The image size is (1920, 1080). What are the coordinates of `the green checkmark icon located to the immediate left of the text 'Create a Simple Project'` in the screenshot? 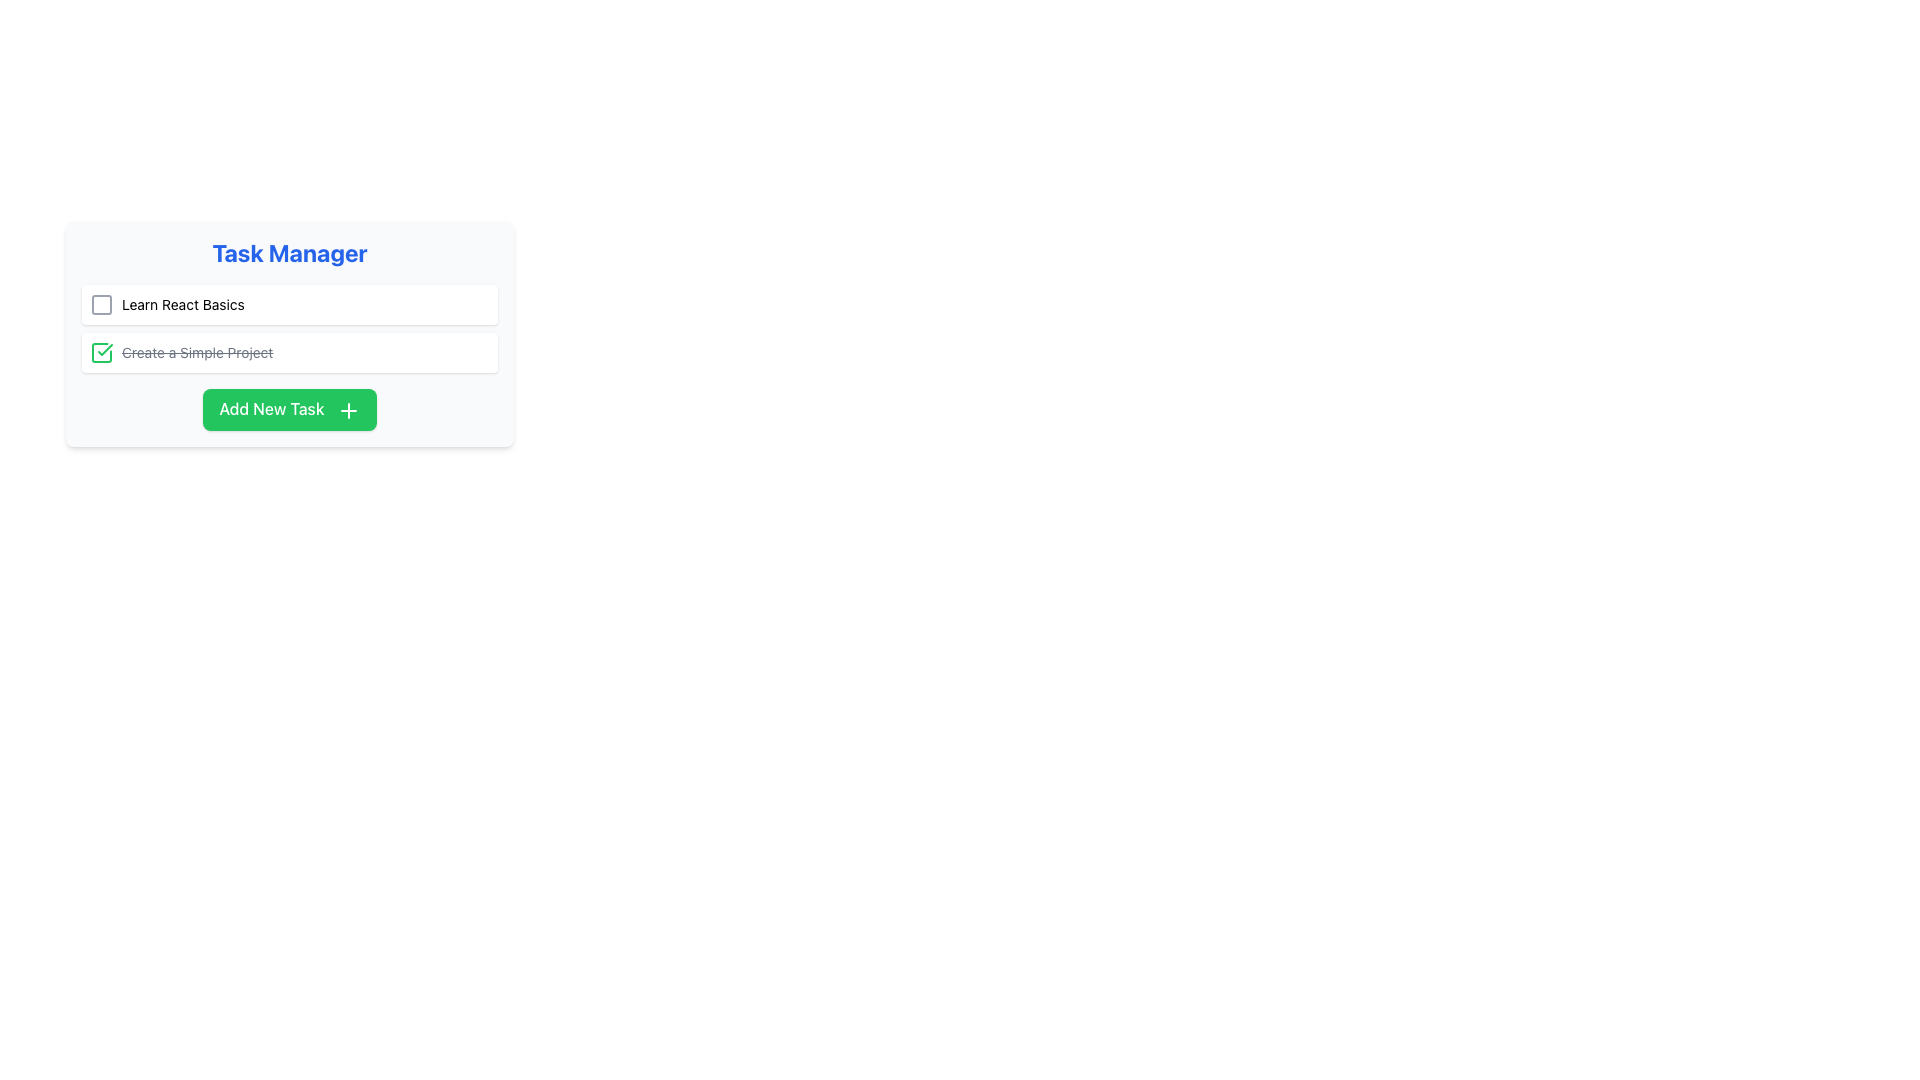 It's located at (100, 352).